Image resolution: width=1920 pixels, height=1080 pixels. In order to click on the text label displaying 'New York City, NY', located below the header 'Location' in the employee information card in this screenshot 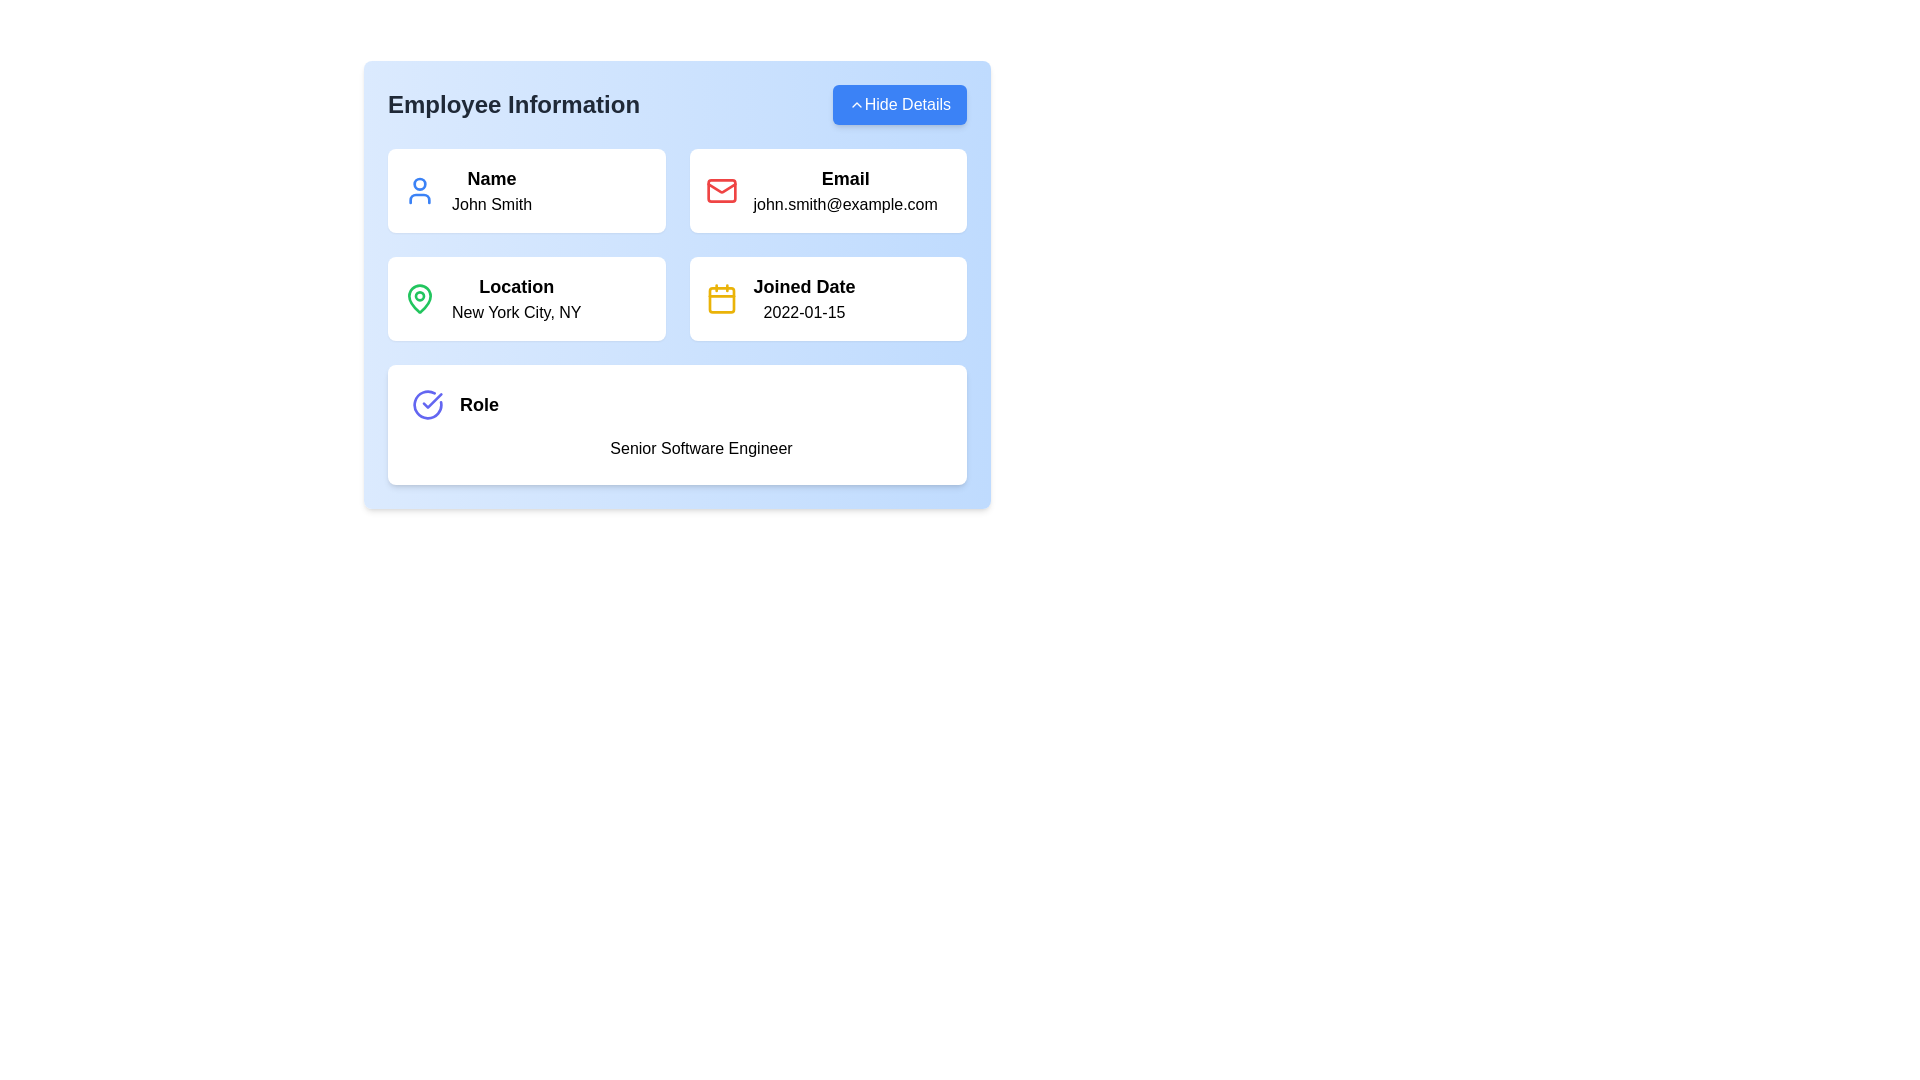, I will do `click(516, 312)`.